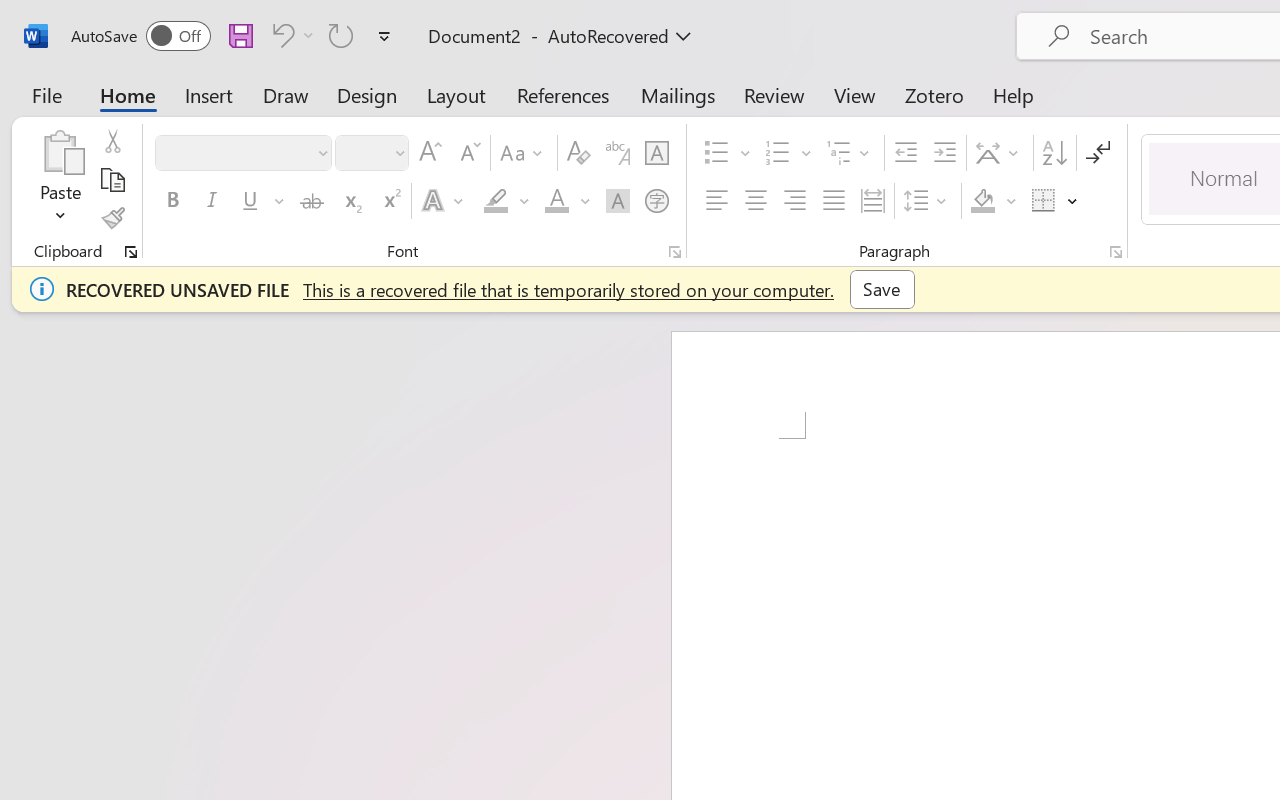 This screenshot has width=1280, height=800. What do you see at coordinates (872, 201) in the screenshot?
I see `'Distributed'` at bounding box center [872, 201].